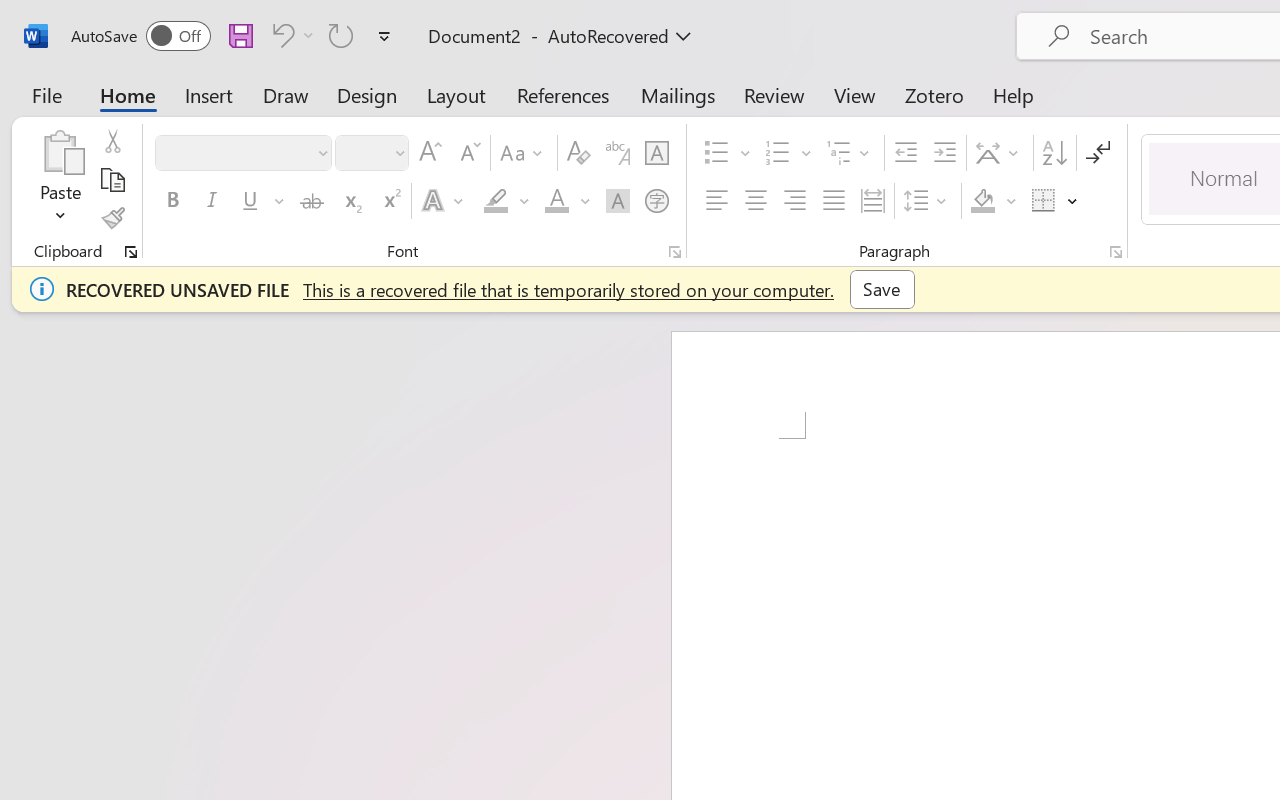 This screenshot has width=1280, height=800. What do you see at coordinates (872, 201) in the screenshot?
I see `'Distributed'` at bounding box center [872, 201].